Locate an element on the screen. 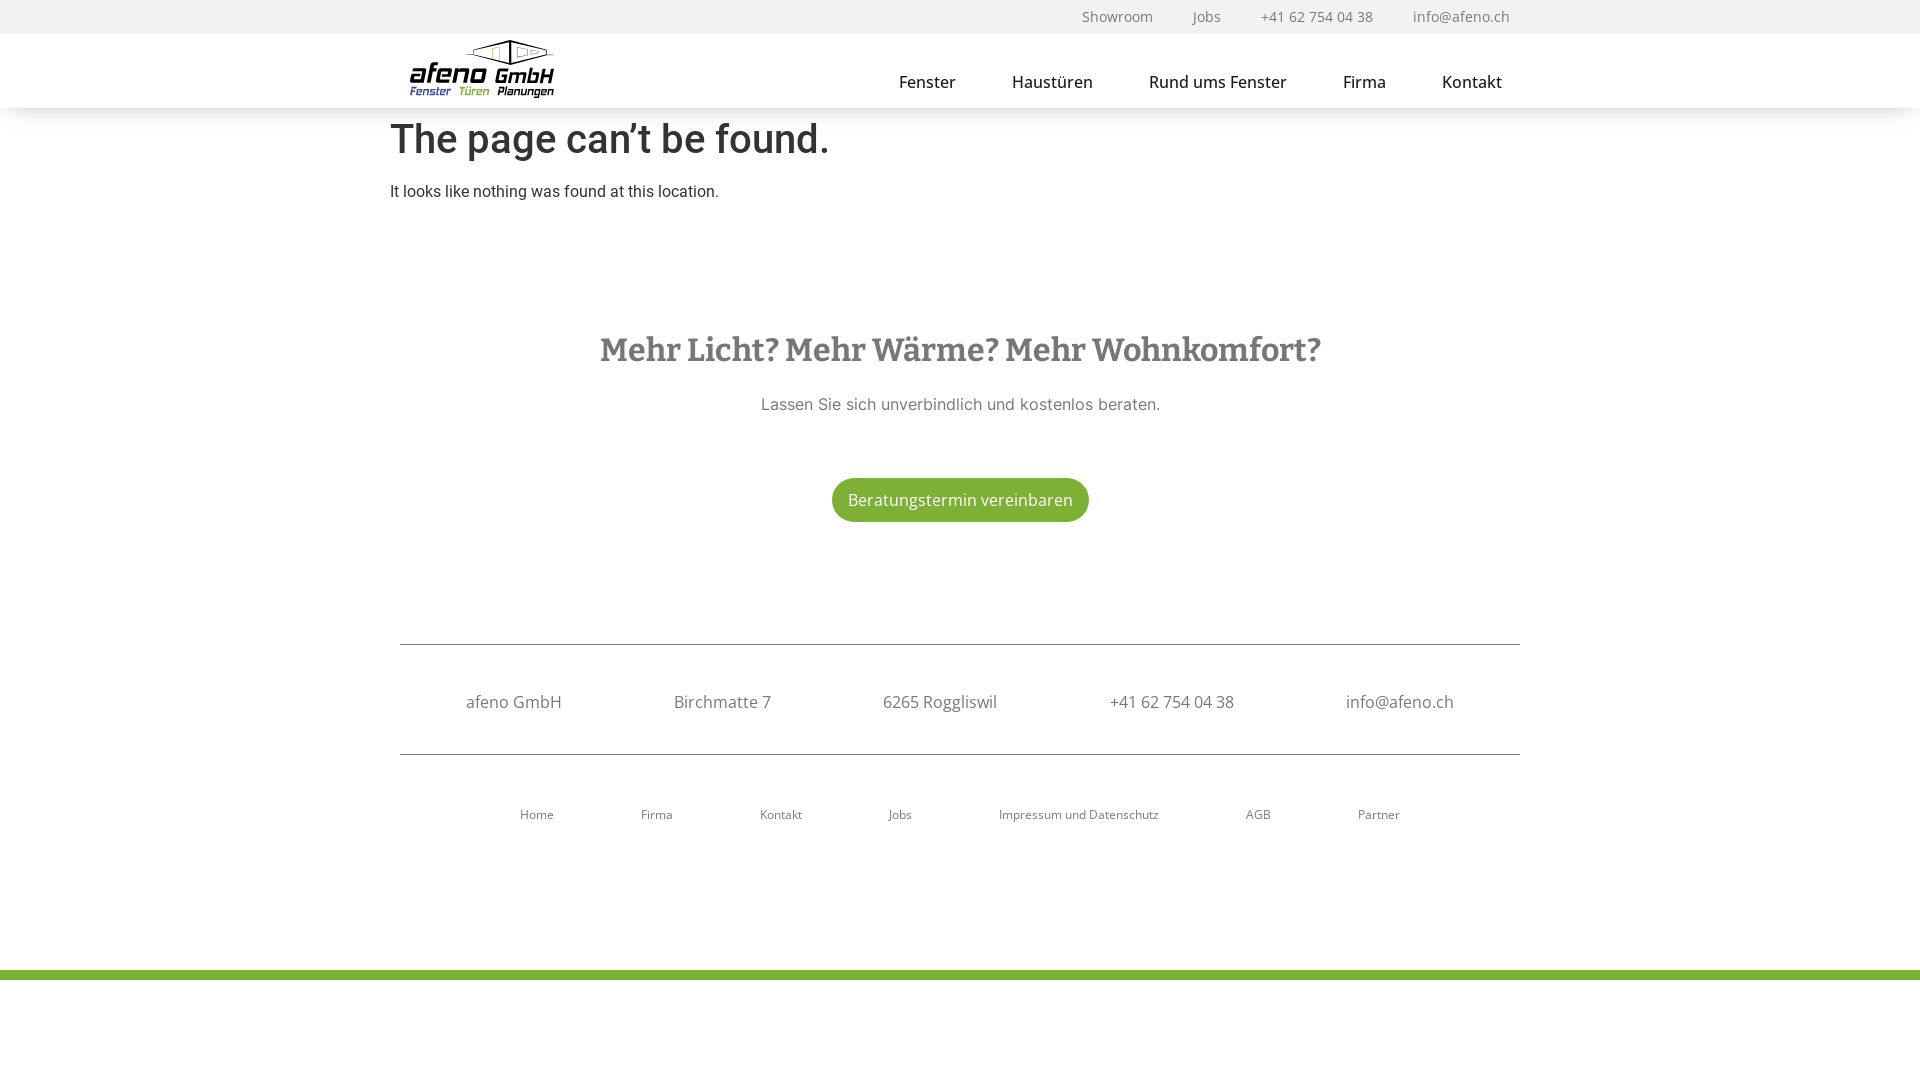  'Fenster' is located at coordinates (870, 80).